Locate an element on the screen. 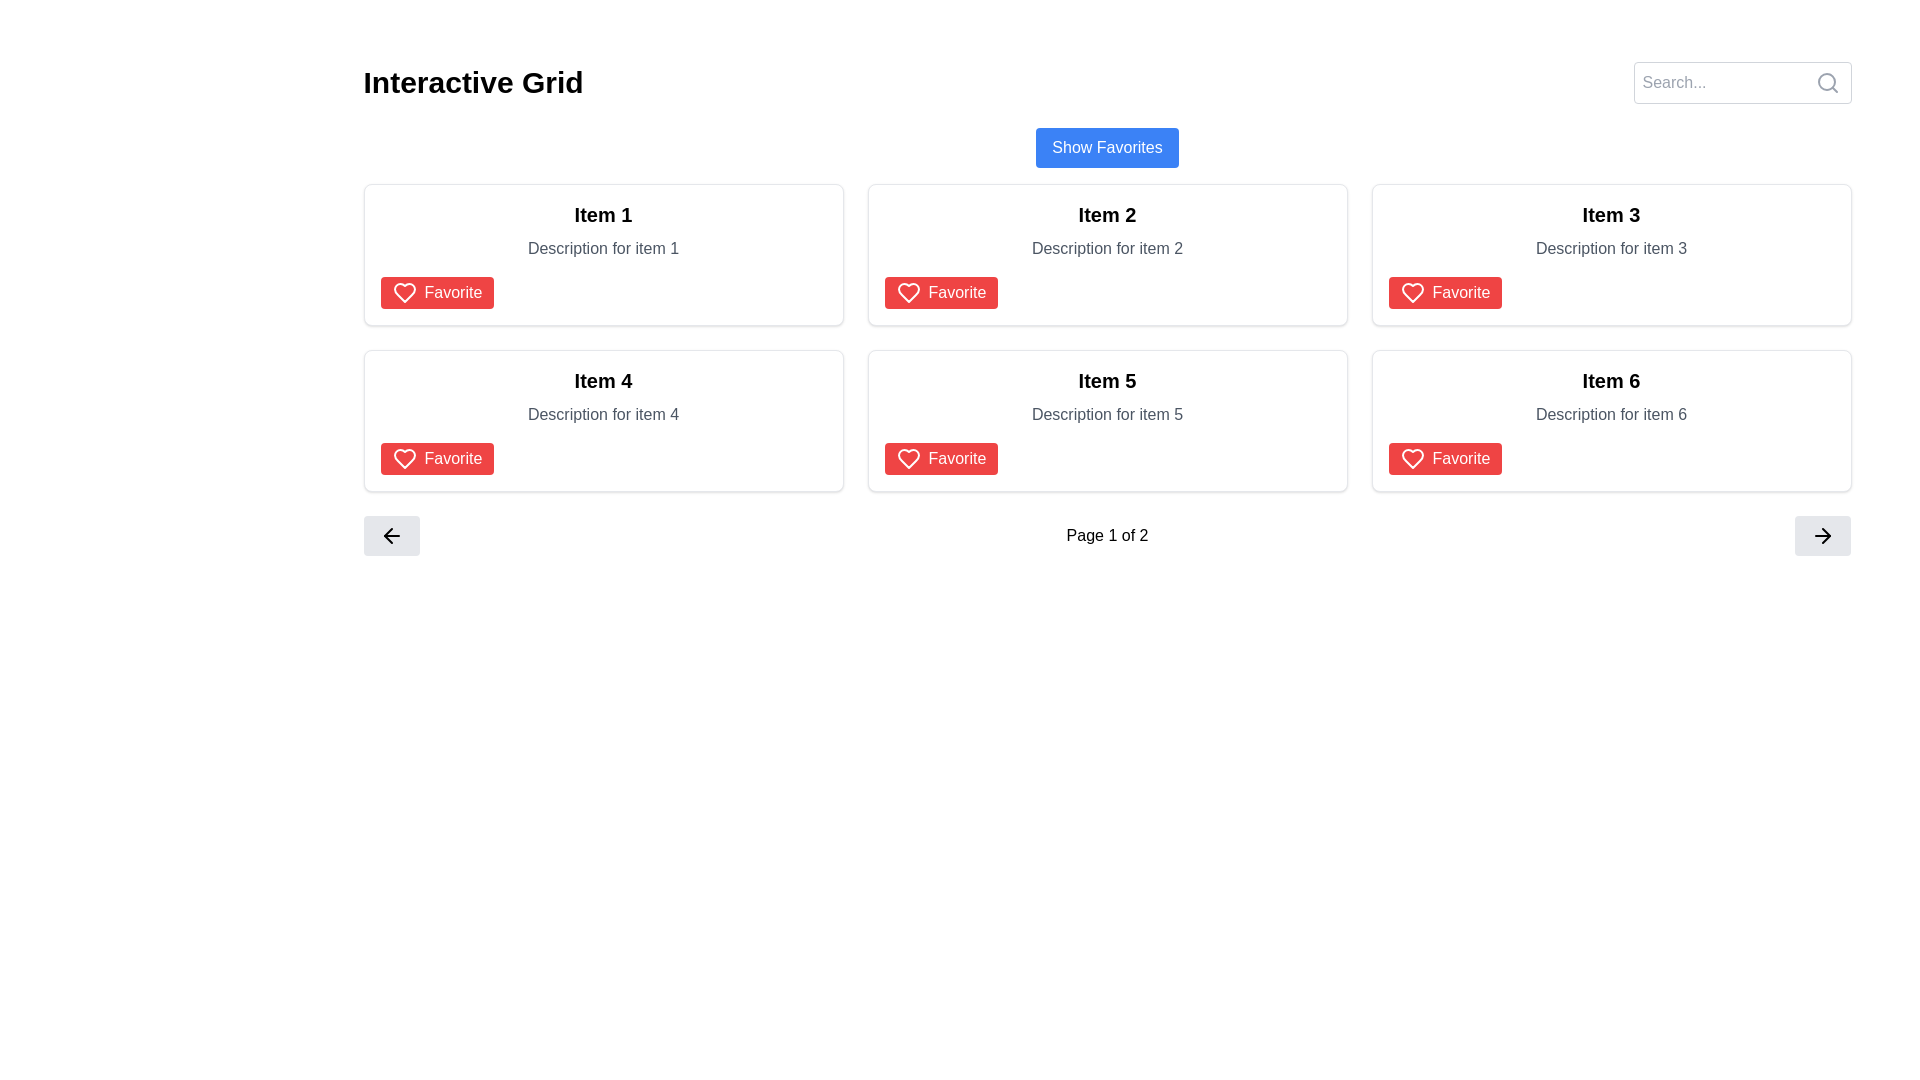  the 'Favorite' icon associated with 'Item 3' in the second column of the grid layout is located at coordinates (1411, 293).